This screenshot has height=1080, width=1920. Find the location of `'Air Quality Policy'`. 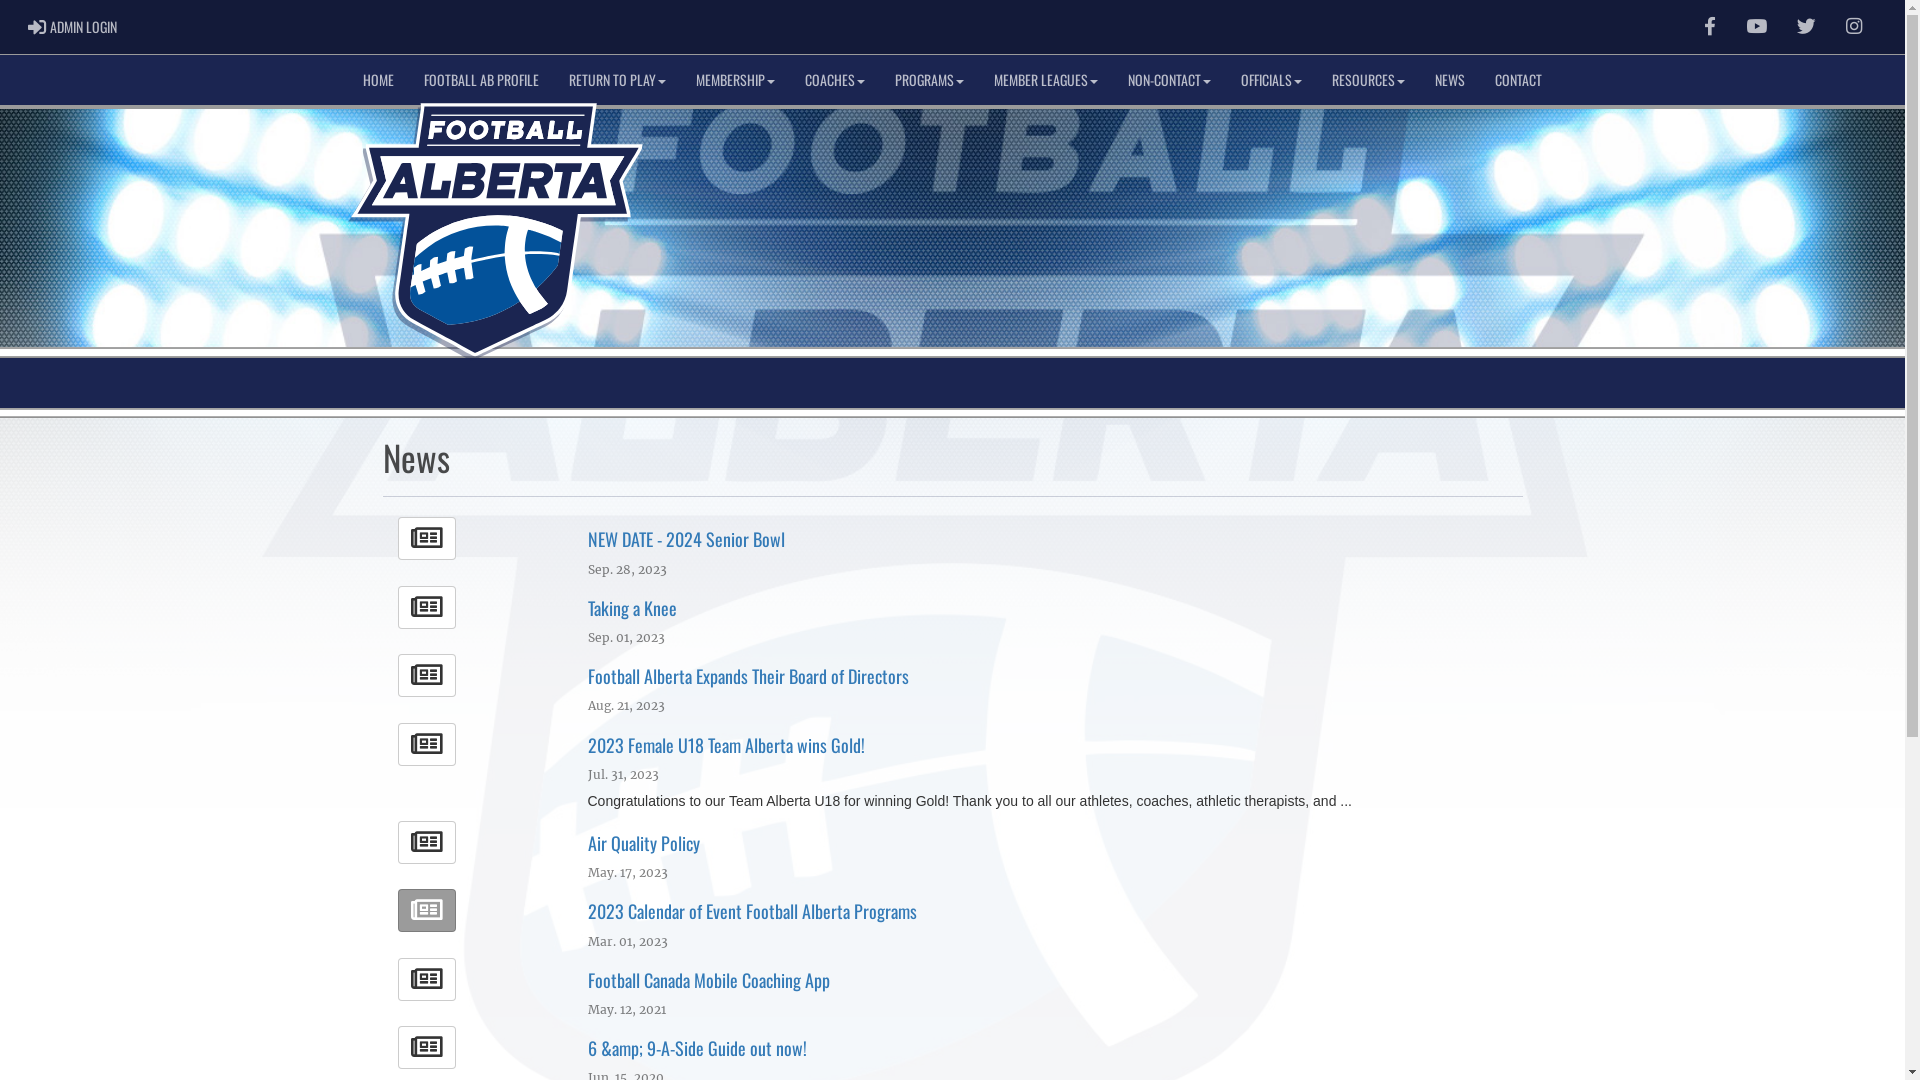

'Air Quality Policy' is located at coordinates (643, 843).